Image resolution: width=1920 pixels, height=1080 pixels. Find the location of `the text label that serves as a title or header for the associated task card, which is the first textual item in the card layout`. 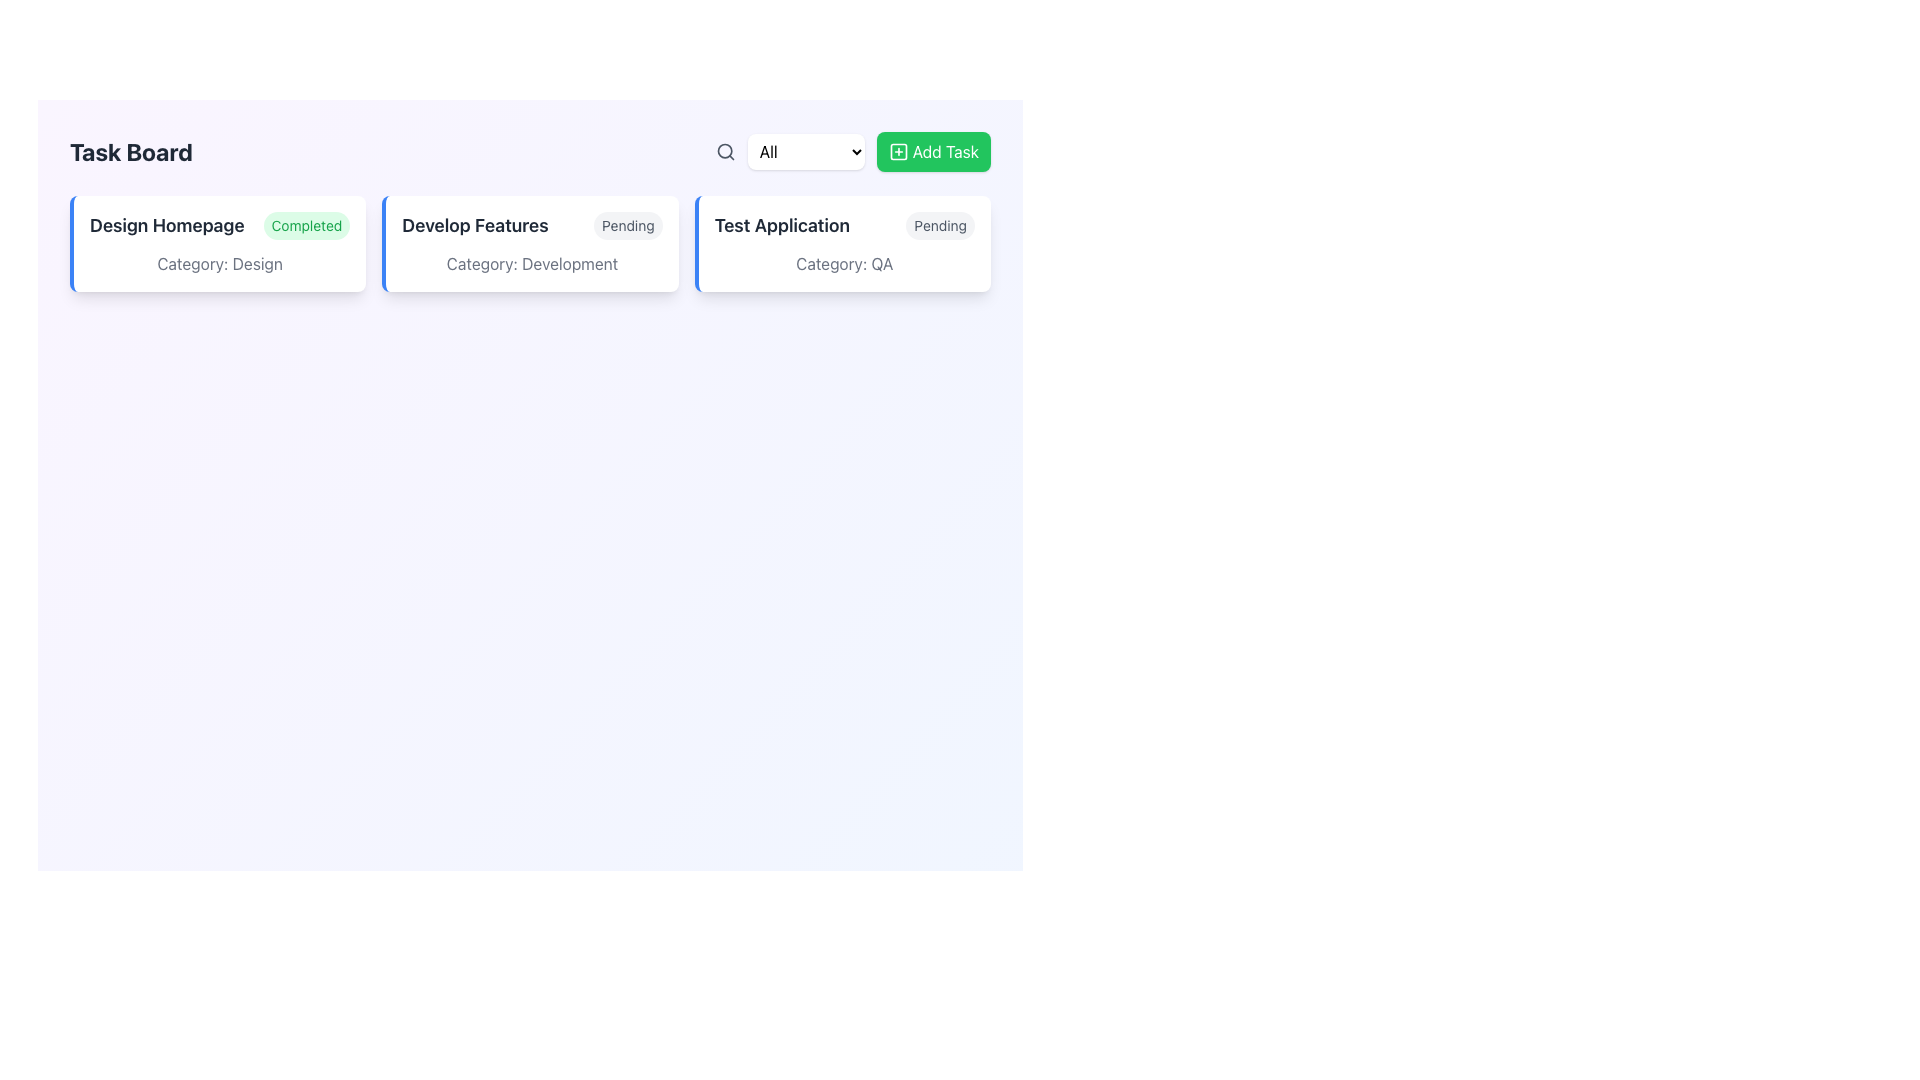

the text label that serves as a title or header for the associated task card, which is the first textual item in the card layout is located at coordinates (781, 225).